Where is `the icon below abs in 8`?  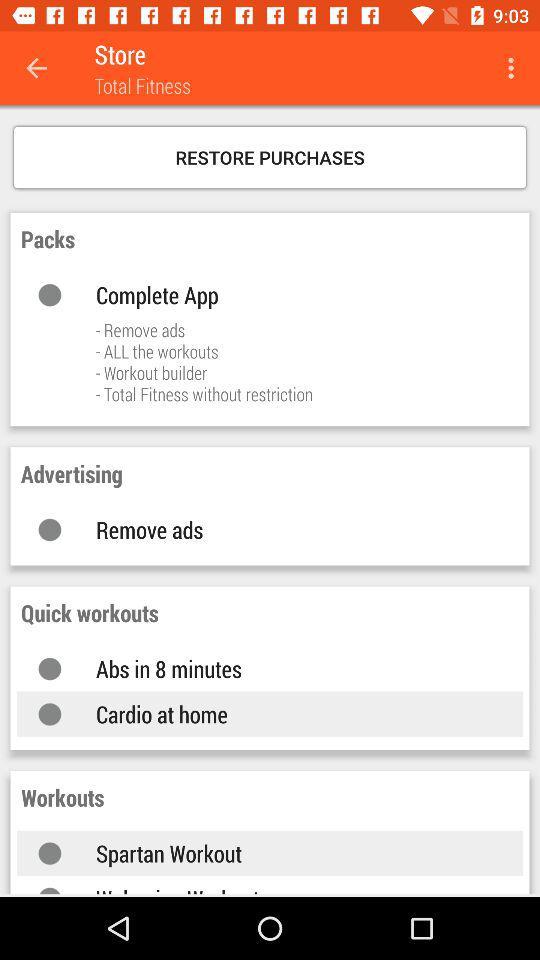 the icon below abs in 8 is located at coordinates (288, 714).